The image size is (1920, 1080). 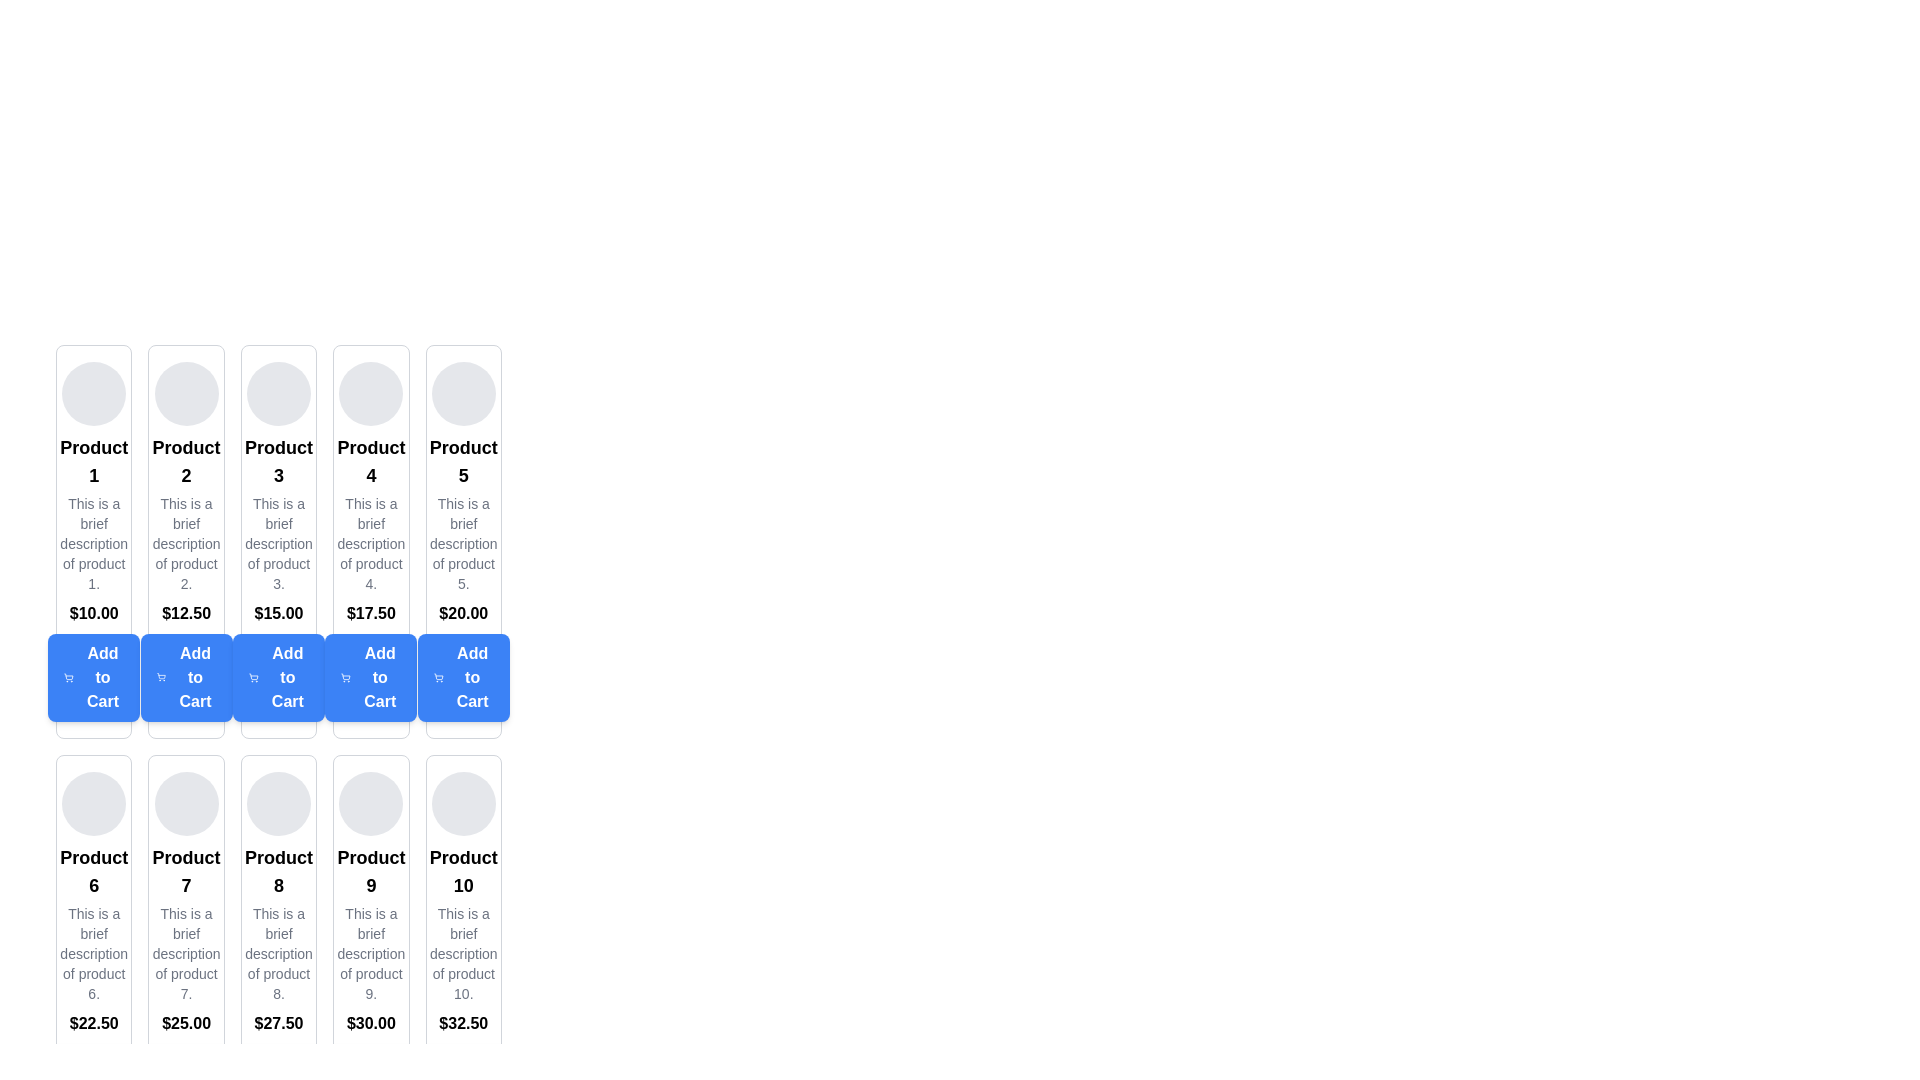 I want to click on the content of the price Text Label located below the item's description and above the 'Add to Cart' button for the second product in the product grid, so click(x=186, y=612).